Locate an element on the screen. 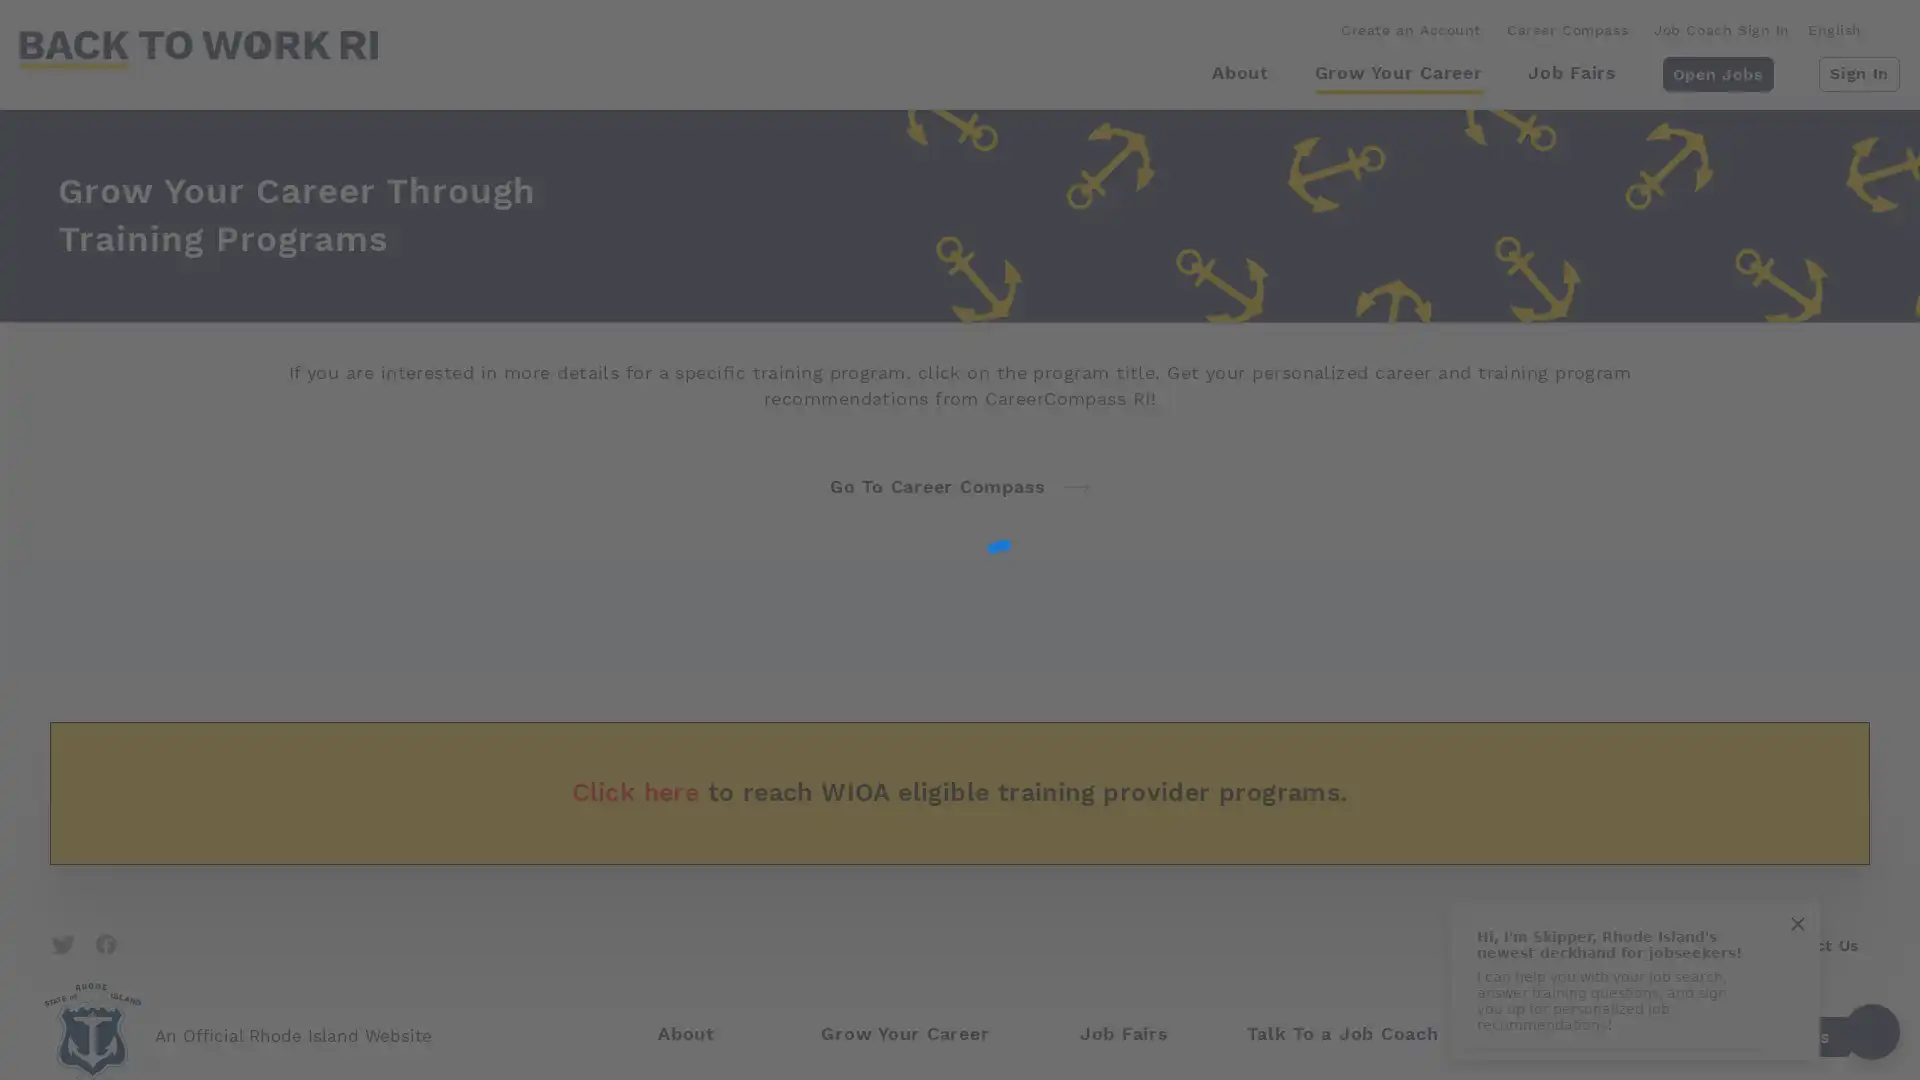 The width and height of the screenshot is (1920, 1080). Sign In is located at coordinates (1858, 72).